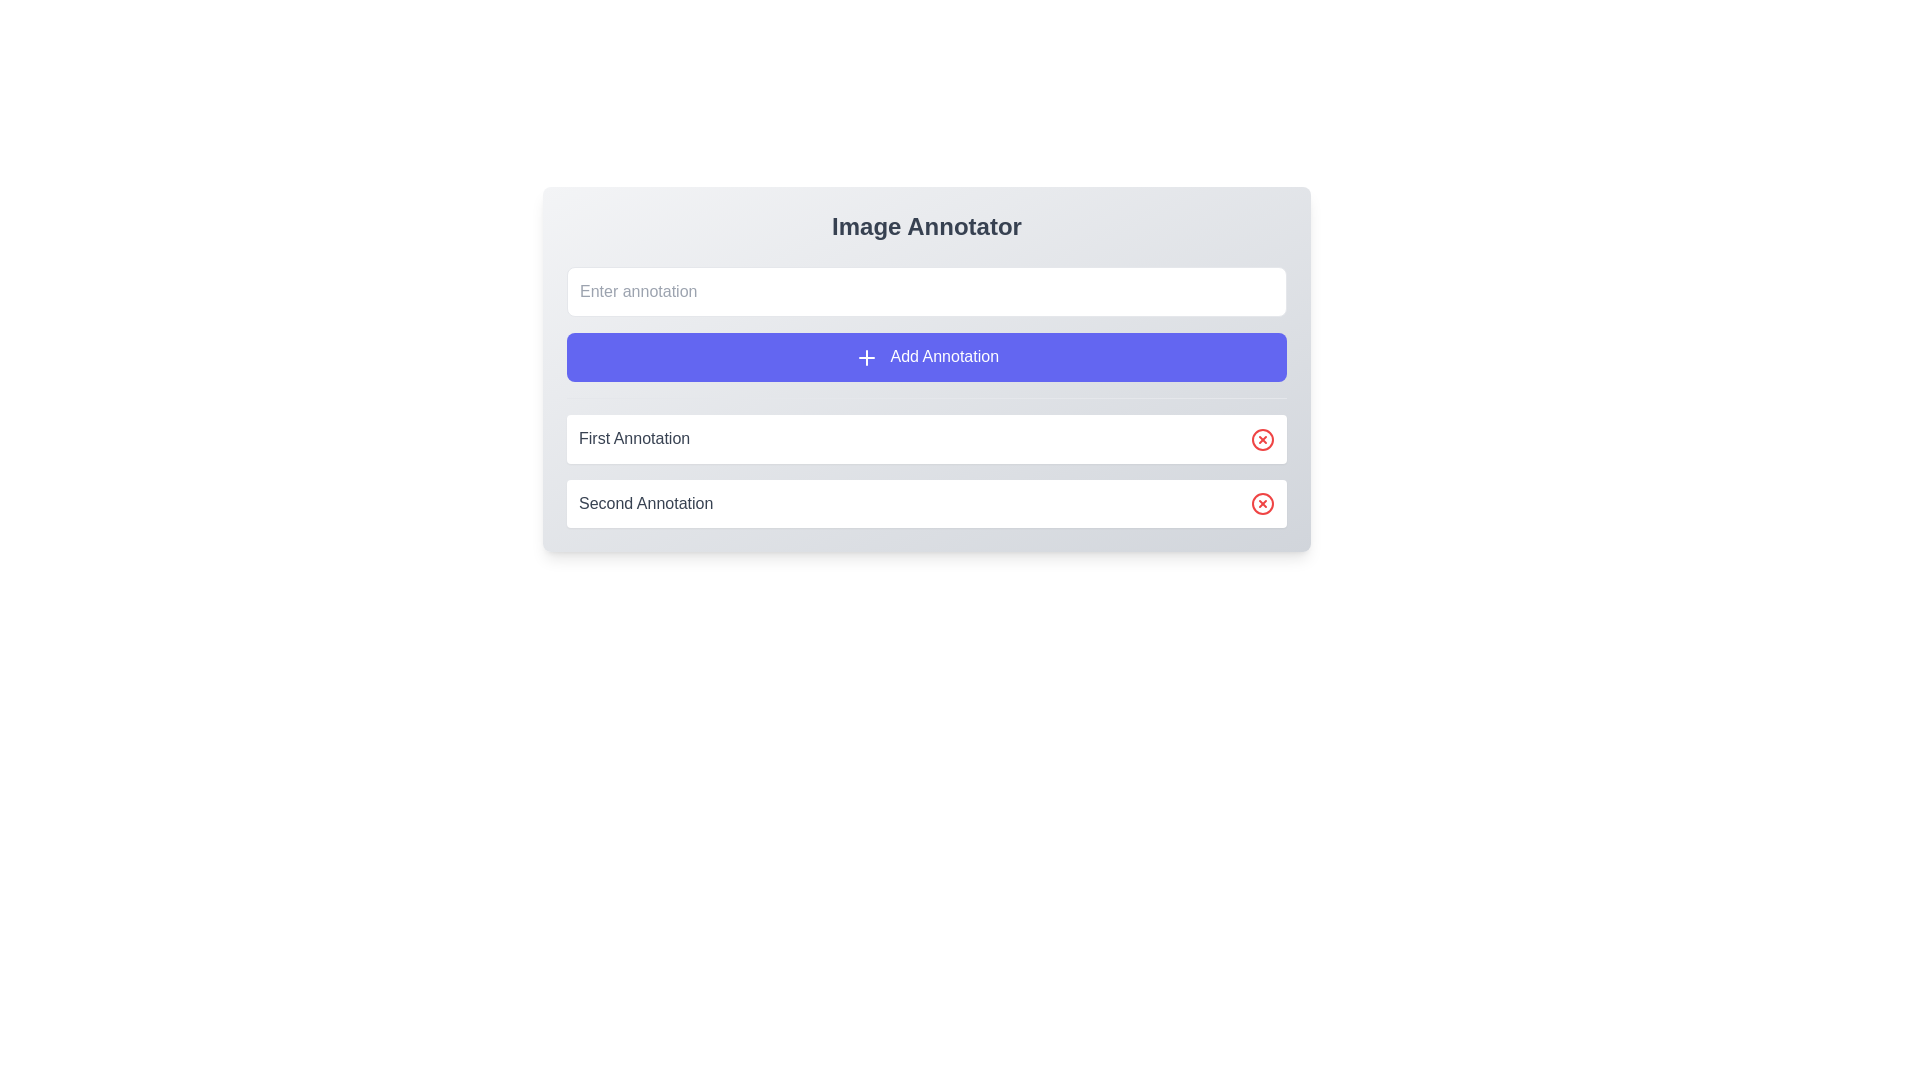  I want to click on the text label displaying 'Second Annotation' in bold gray font, located within the second annotation card, so click(646, 502).